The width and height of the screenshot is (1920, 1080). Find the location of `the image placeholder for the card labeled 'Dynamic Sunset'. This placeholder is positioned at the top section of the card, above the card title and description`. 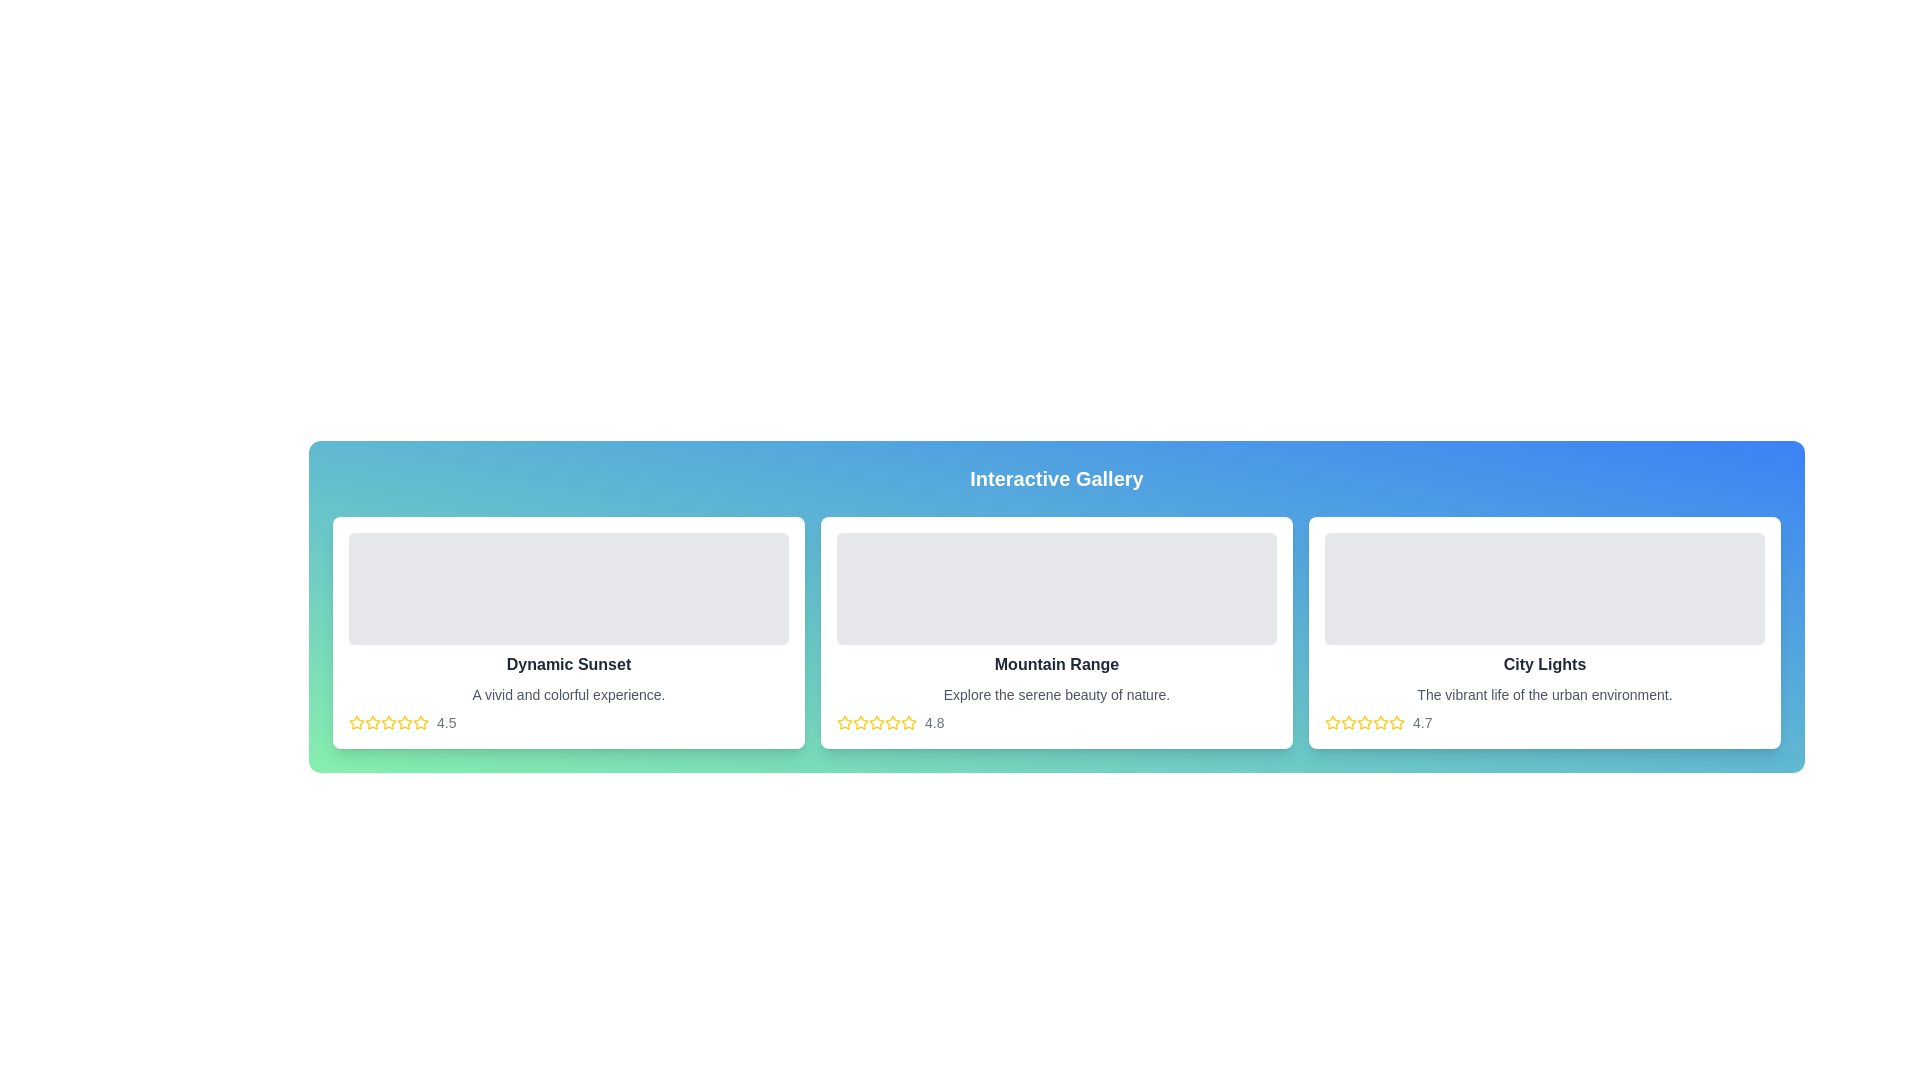

the image placeholder for the card labeled 'Dynamic Sunset'. This placeholder is positioned at the top section of the card, above the card title and description is located at coordinates (568, 588).